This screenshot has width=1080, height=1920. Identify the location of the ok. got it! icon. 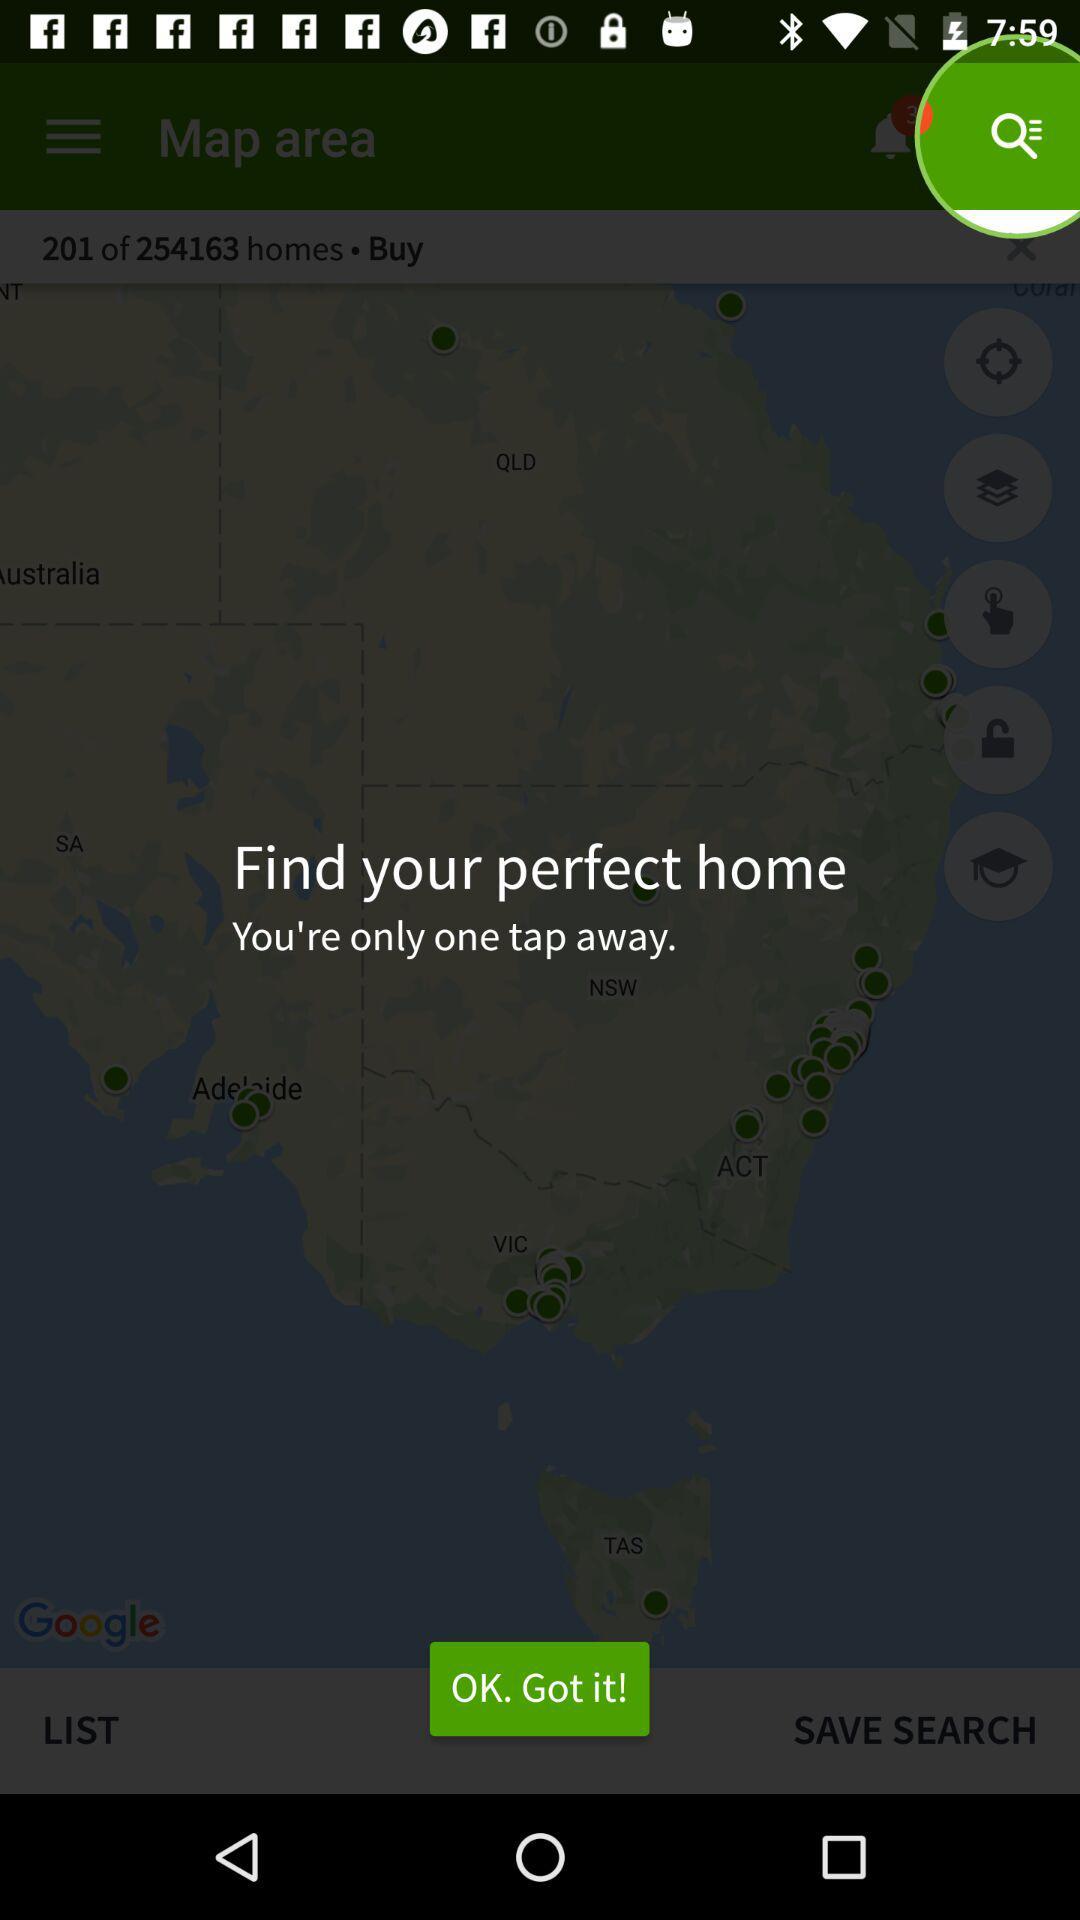
(538, 1688).